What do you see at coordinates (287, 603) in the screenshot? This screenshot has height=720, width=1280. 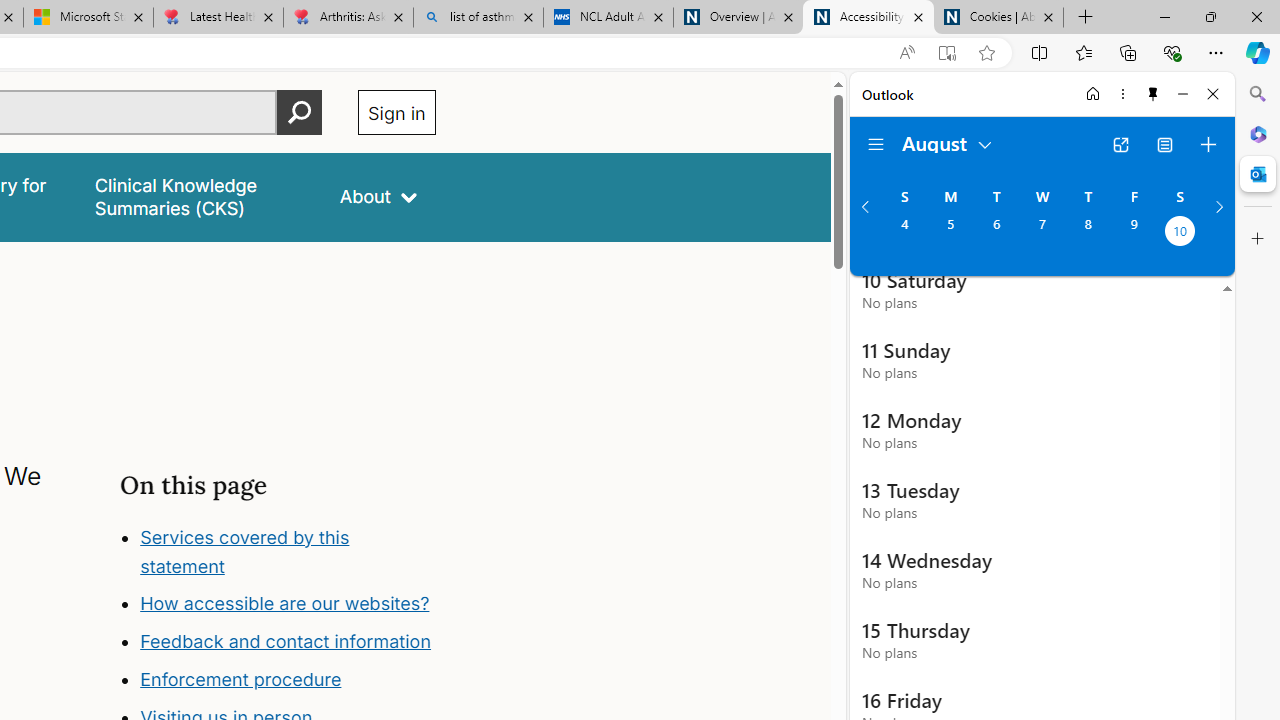 I see `'How accessible are our websites?'` at bounding box center [287, 603].